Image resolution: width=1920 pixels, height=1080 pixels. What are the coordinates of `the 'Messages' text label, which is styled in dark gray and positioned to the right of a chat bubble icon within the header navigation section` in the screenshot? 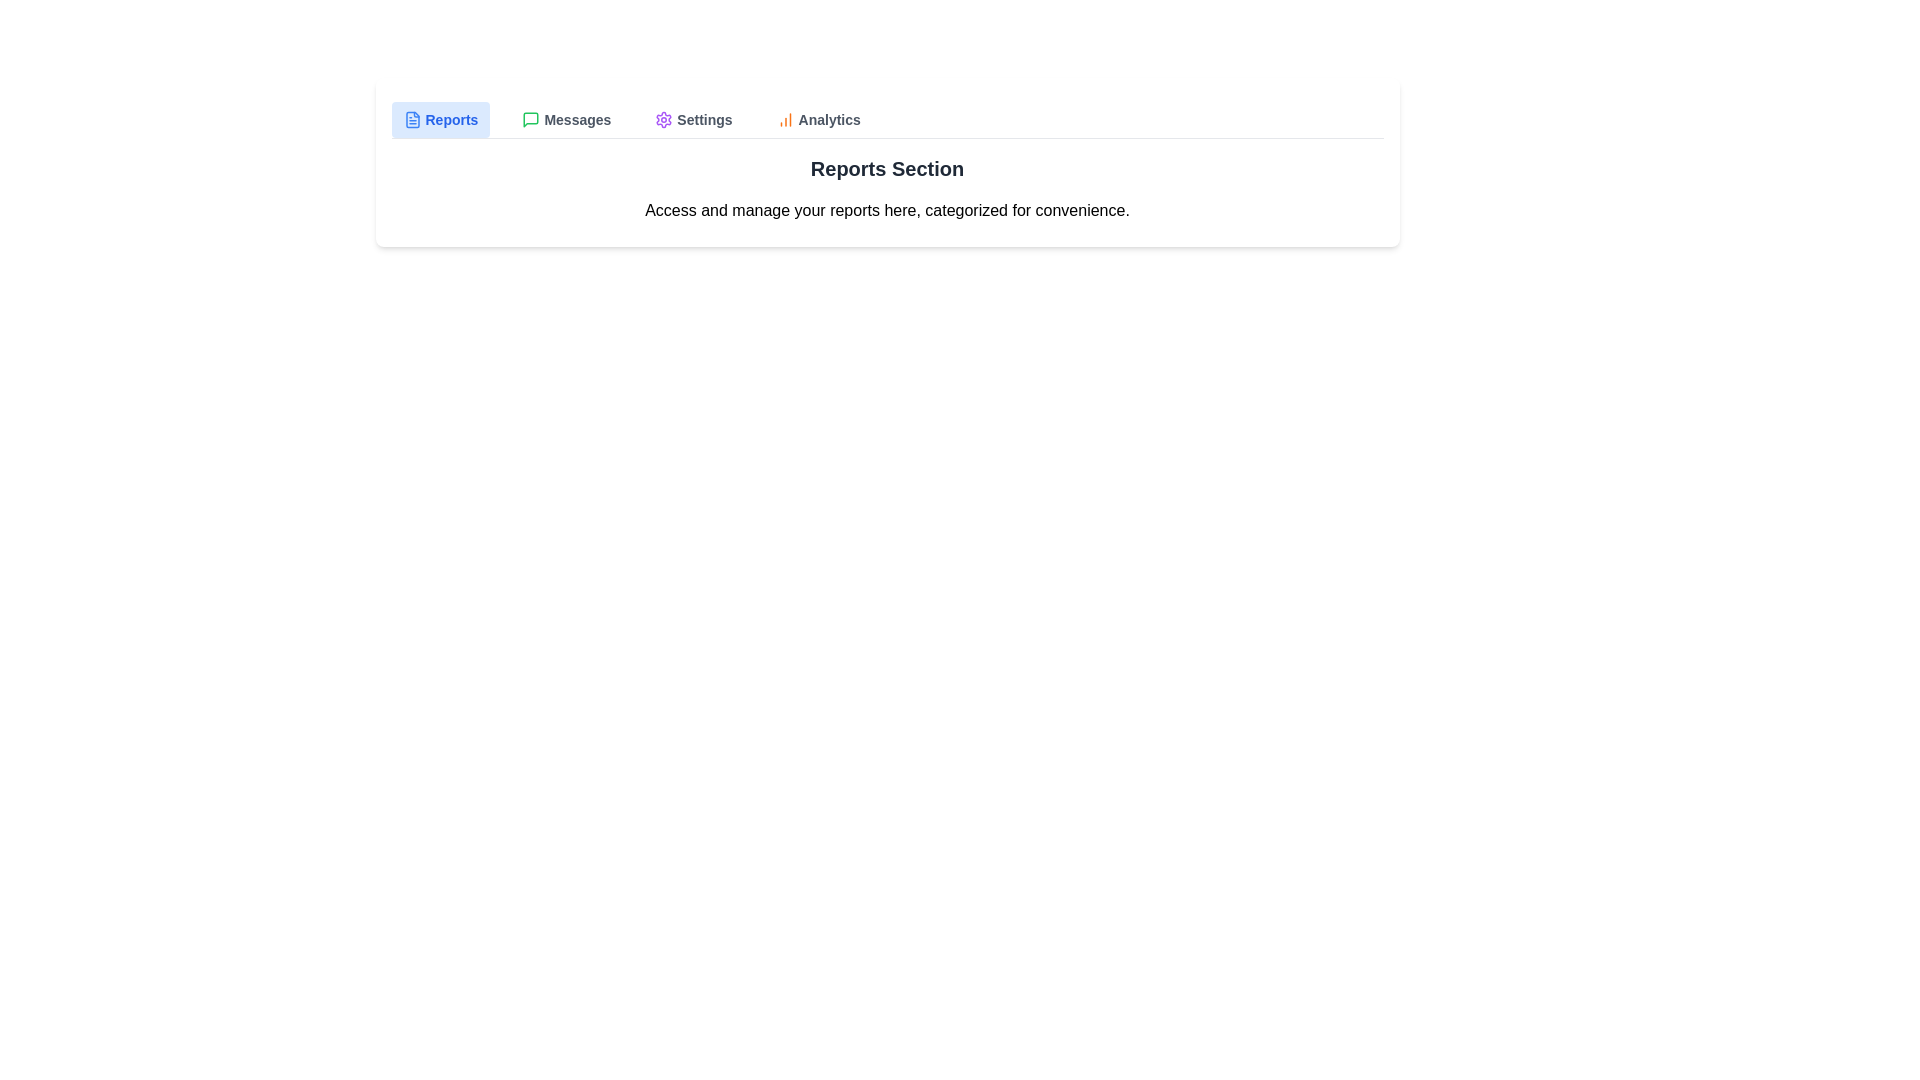 It's located at (576, 119).